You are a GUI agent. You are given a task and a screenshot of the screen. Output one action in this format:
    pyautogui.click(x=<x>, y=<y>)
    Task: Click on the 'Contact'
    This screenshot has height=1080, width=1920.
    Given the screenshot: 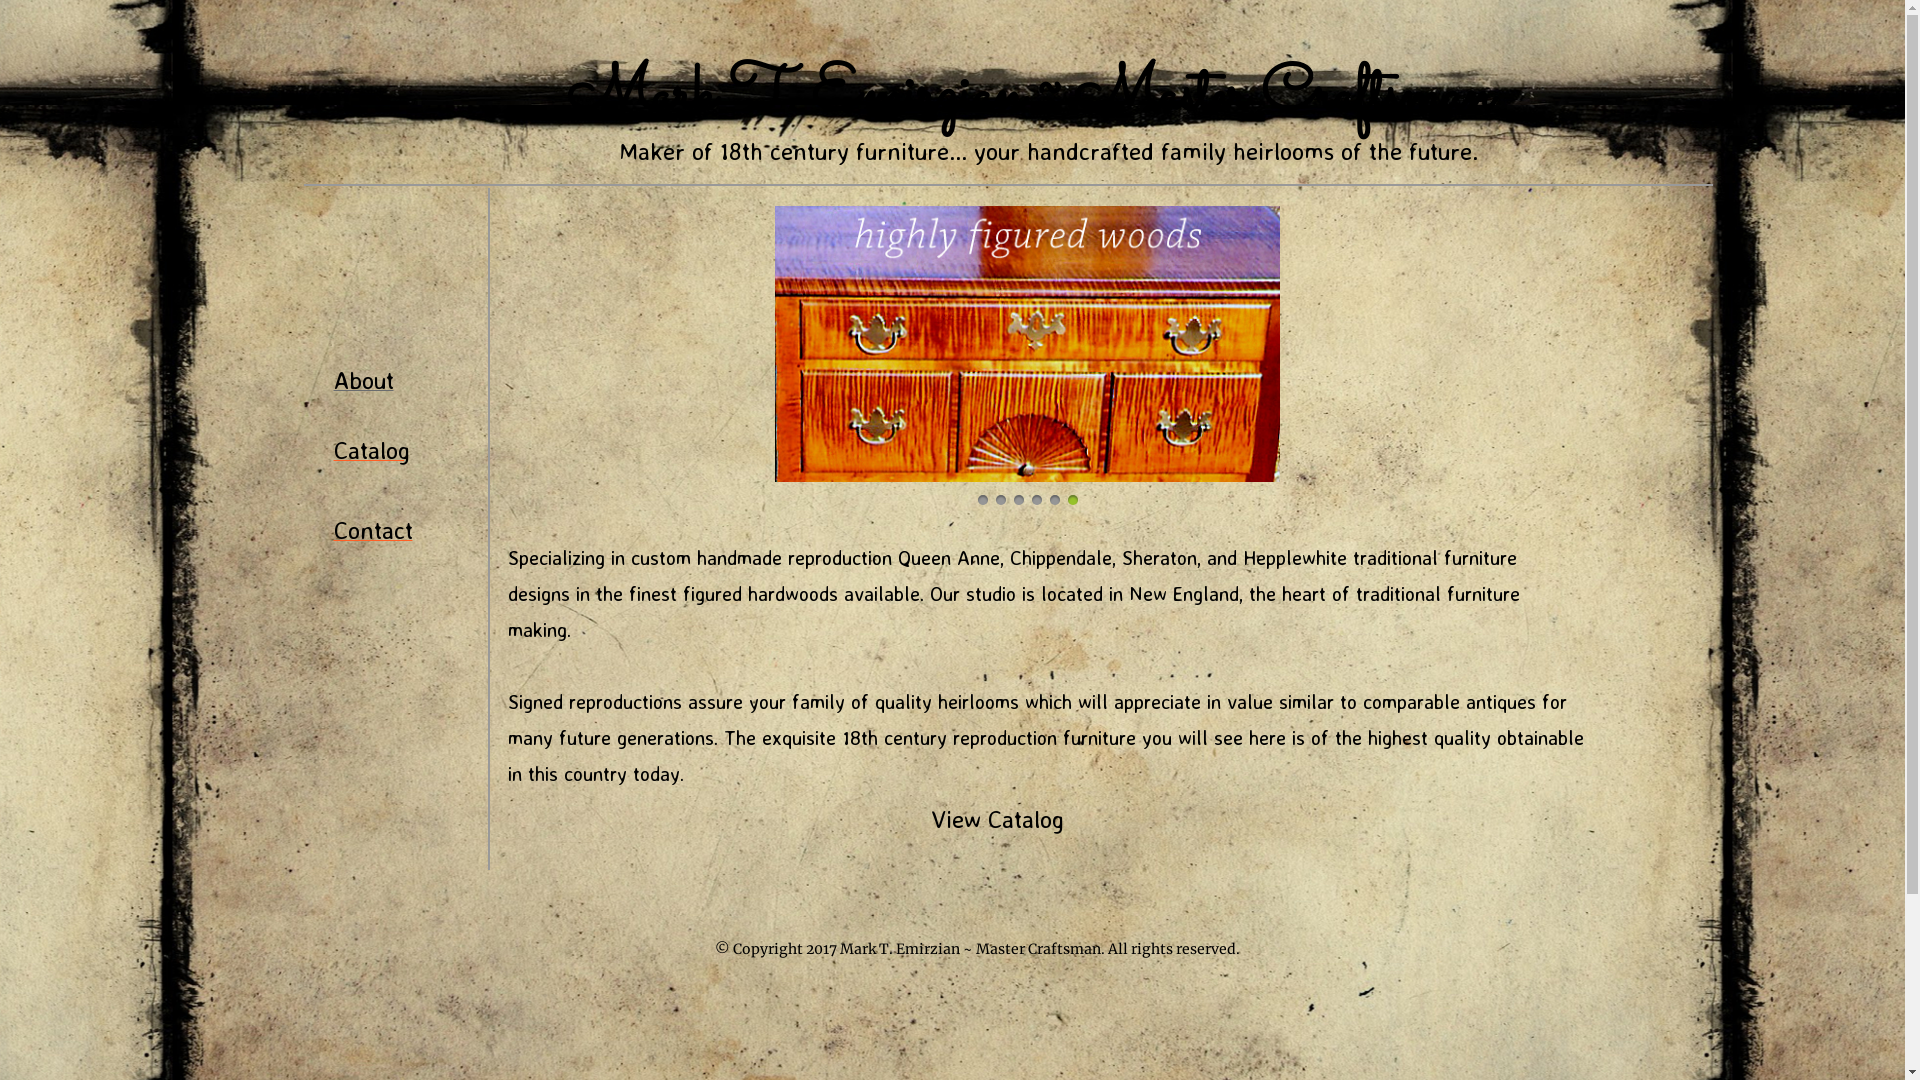 What is the action you would take?
    pyautogui.click(x=373, y=531)
    